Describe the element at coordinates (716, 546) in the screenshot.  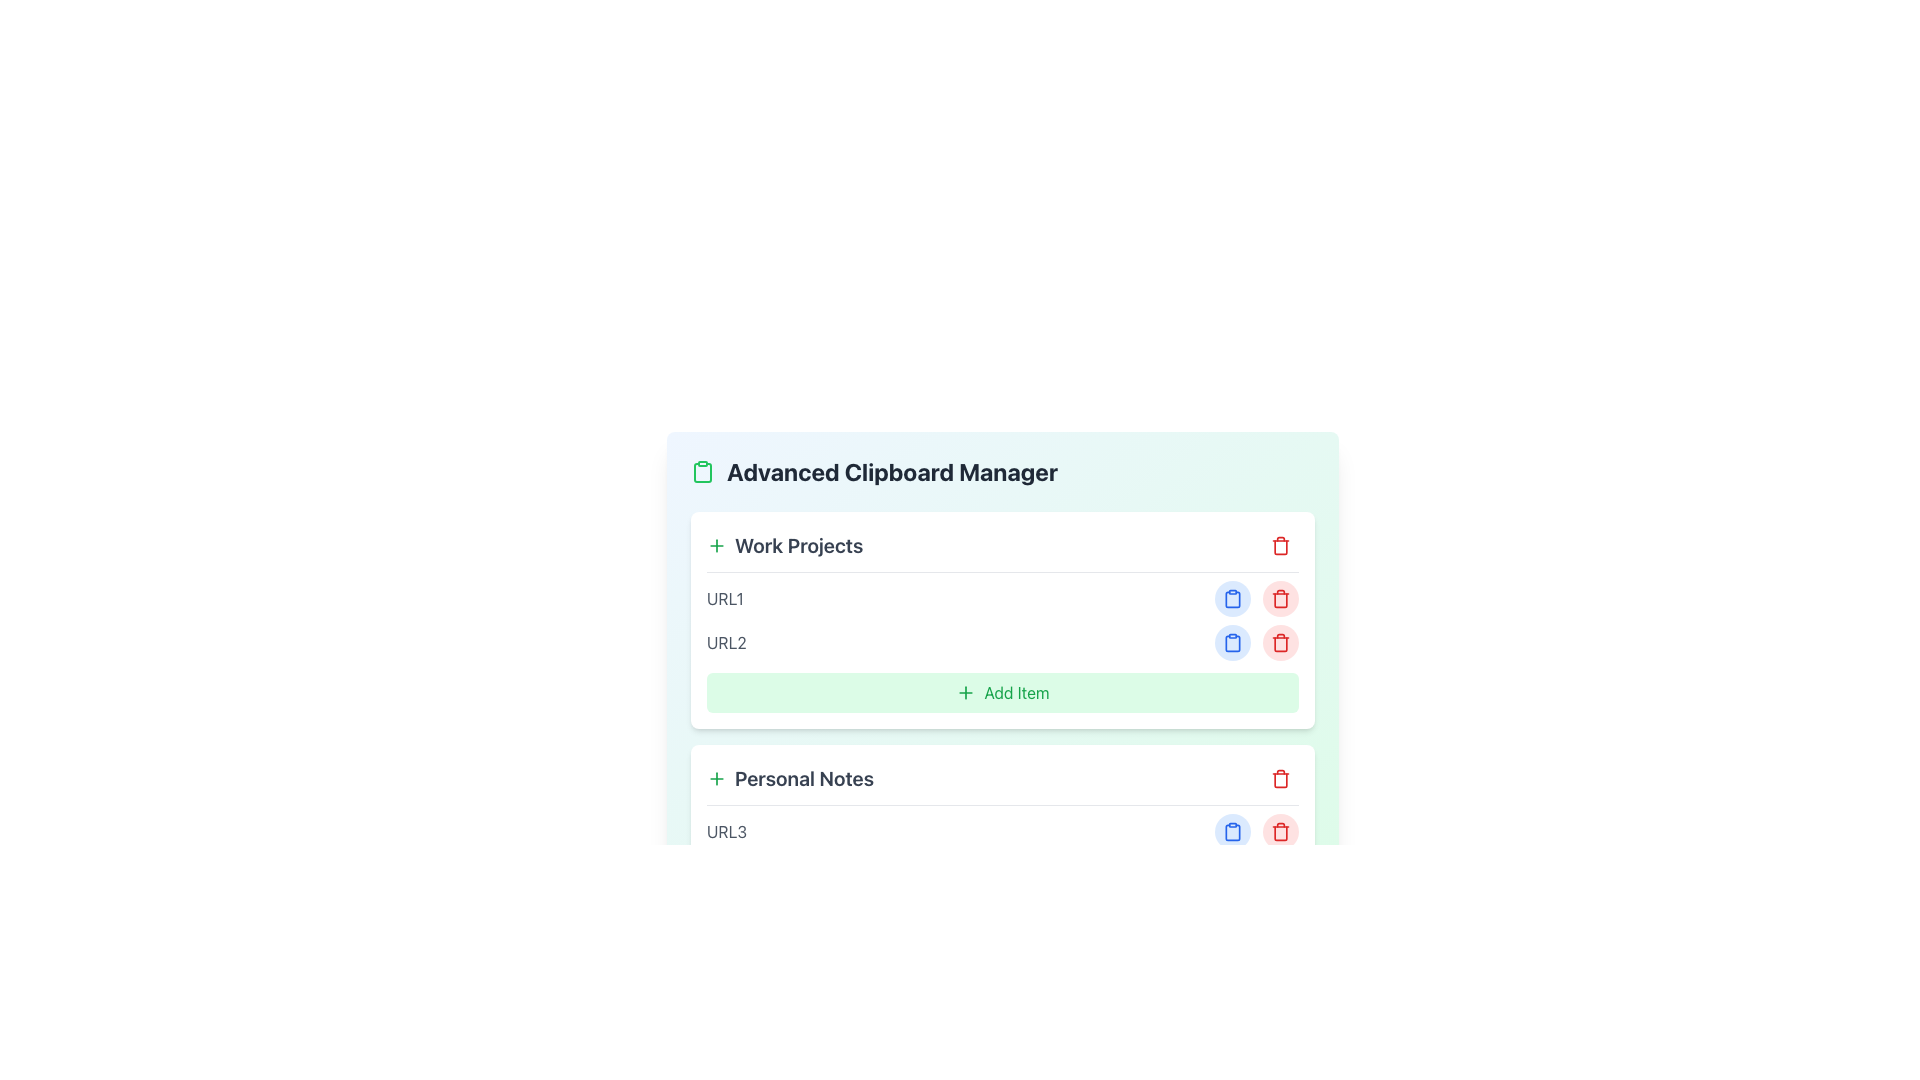
I see `the green plus sign icon outlined in a round-cornered box, located to the left of the text 'Work Projects'` at that location.